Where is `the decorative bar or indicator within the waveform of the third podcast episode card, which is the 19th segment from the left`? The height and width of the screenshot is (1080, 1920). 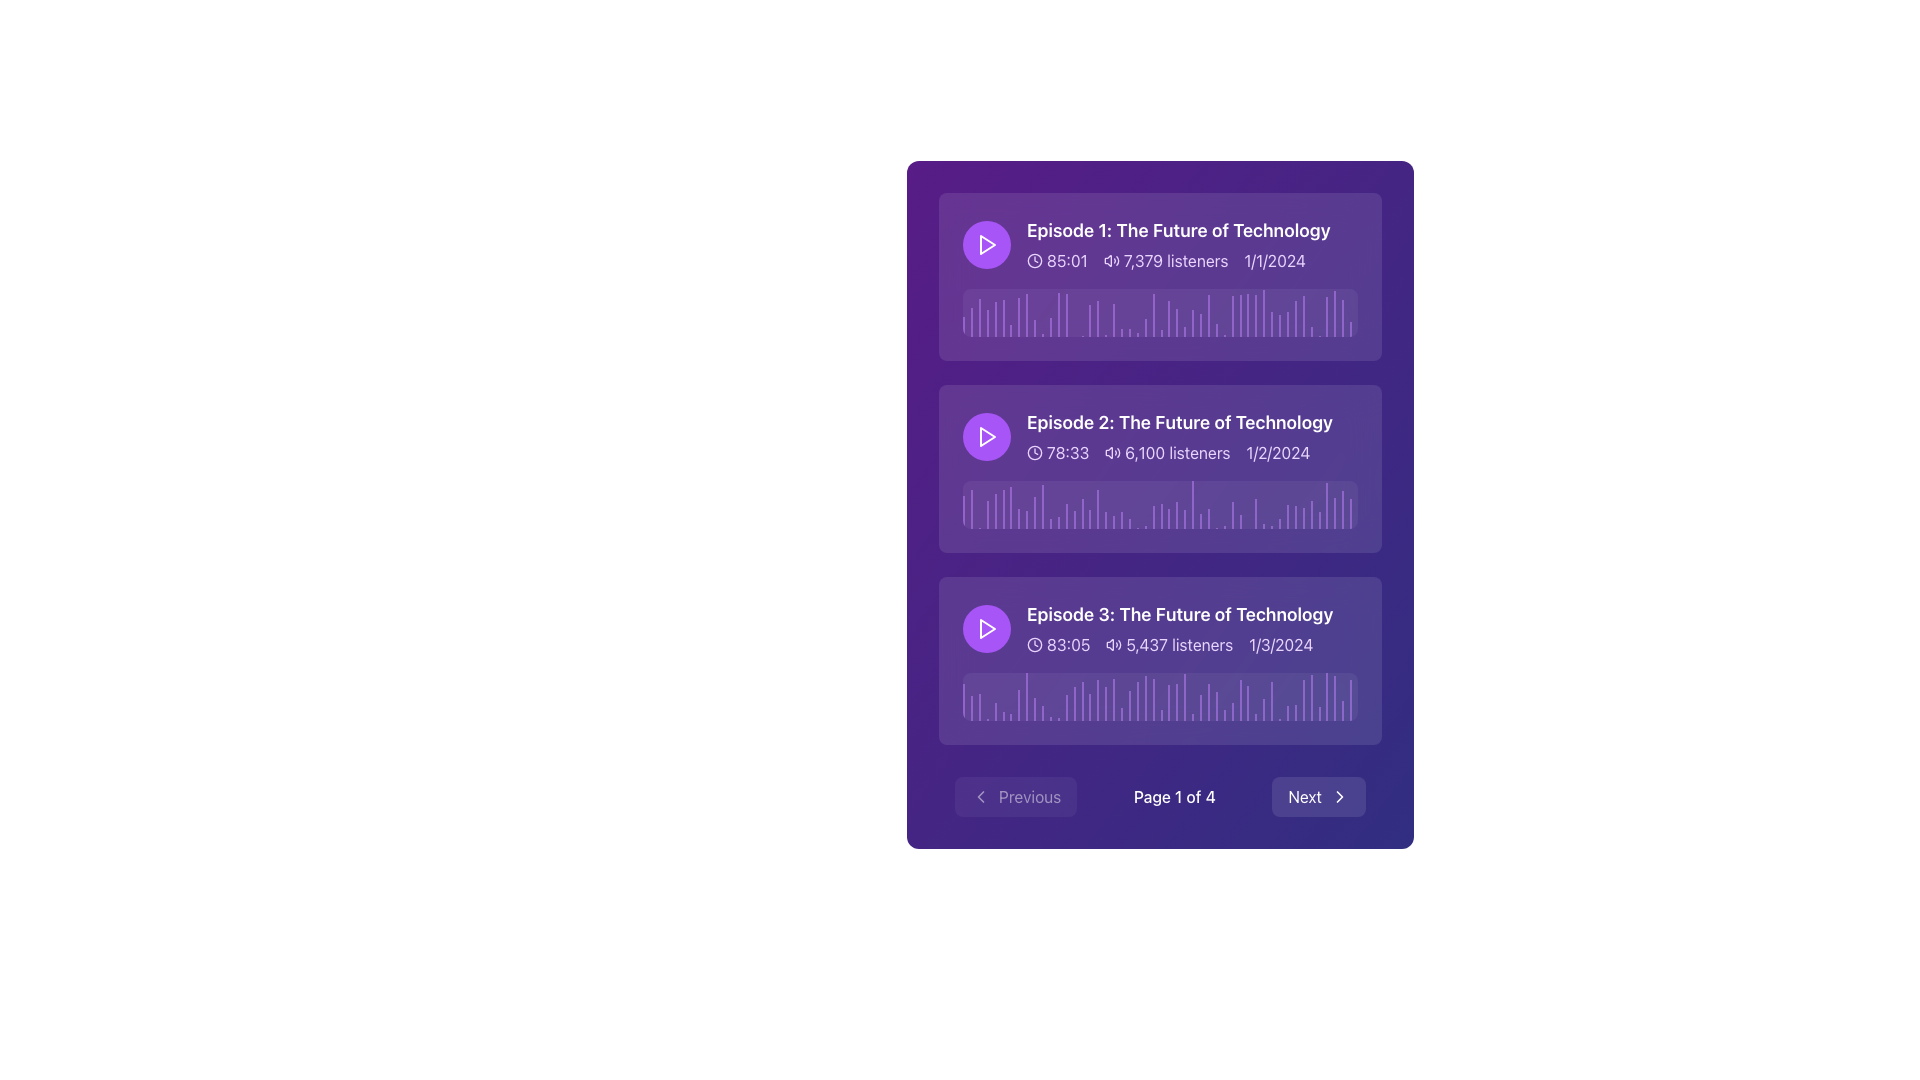 the decorative bar or indicator within the waveform of the third podcast episode card, which is the 19th segment from the left is located at coordinates (1105, 702).